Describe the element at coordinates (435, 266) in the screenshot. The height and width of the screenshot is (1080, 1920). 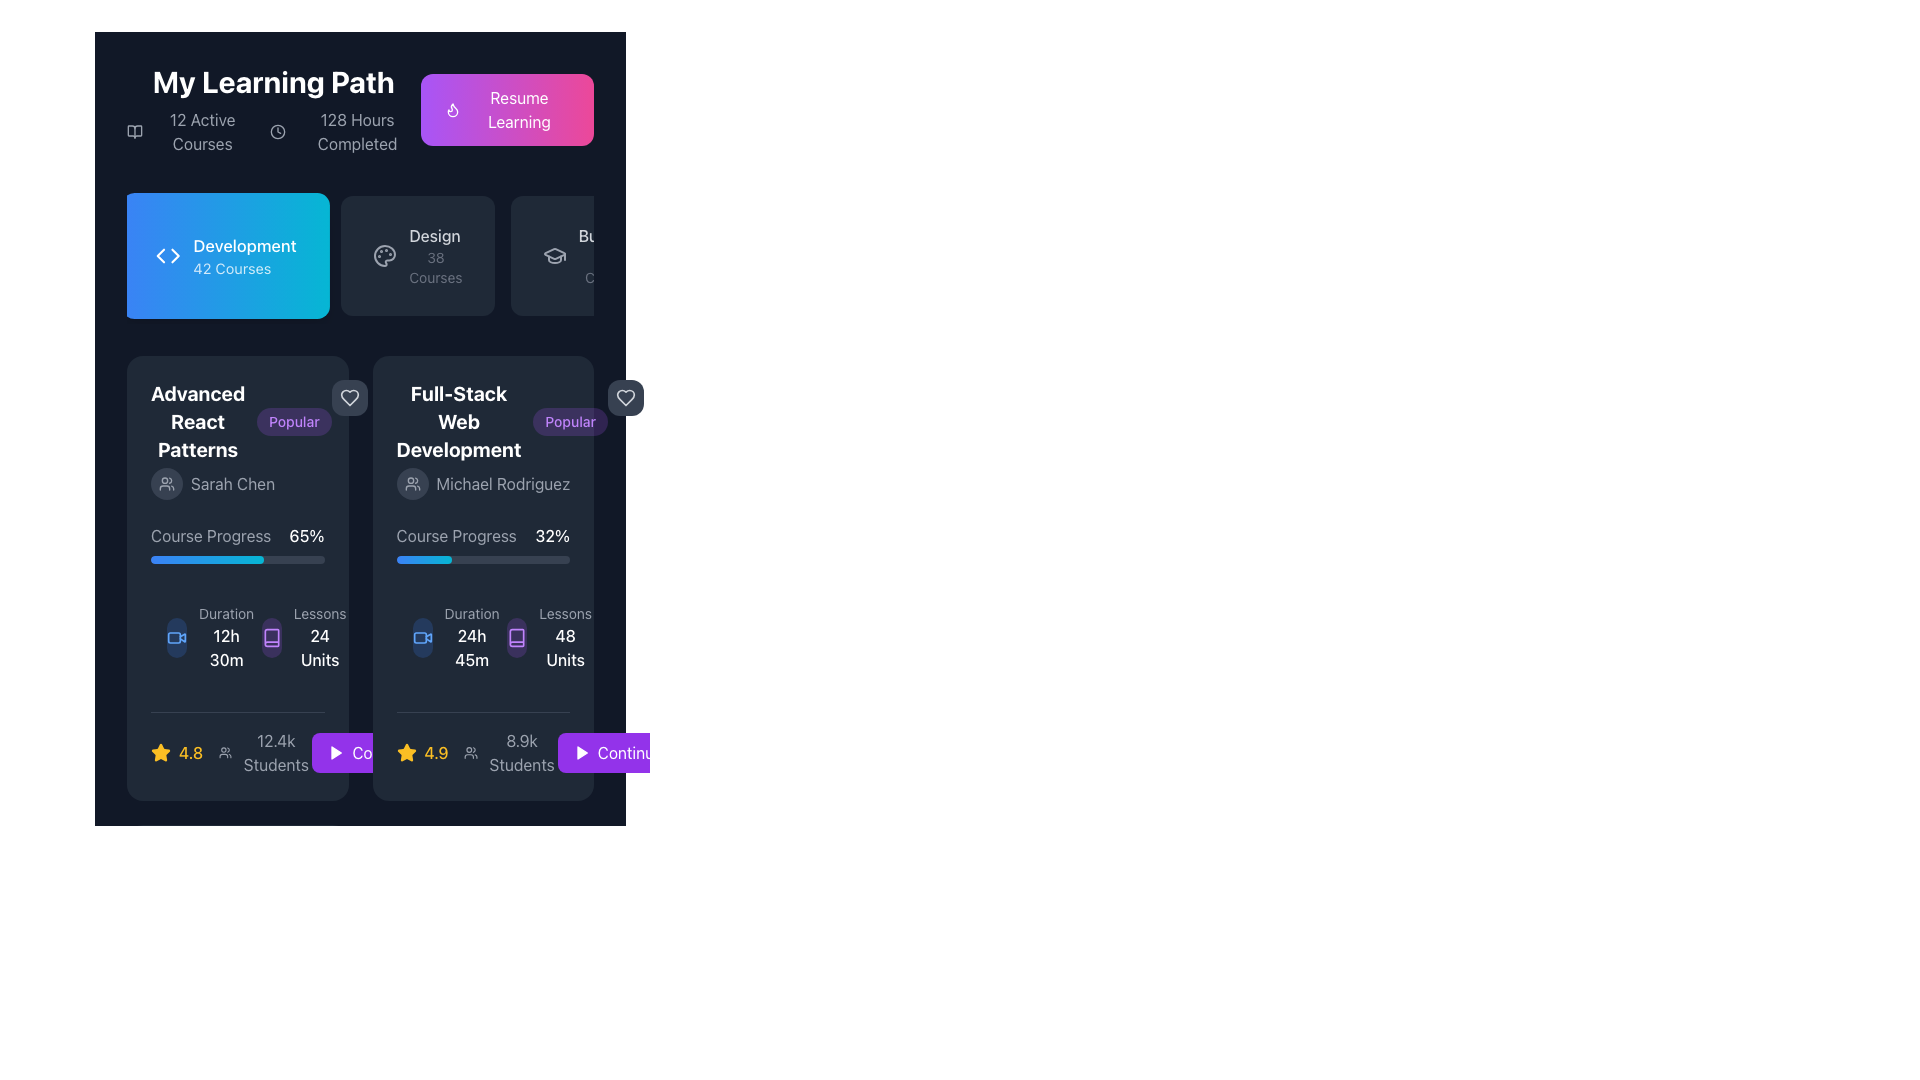
I see `the static text label displaying '38 Courses', which is styled in a small-sized font and light gray color, positioned below the text 'Design'` at that location.